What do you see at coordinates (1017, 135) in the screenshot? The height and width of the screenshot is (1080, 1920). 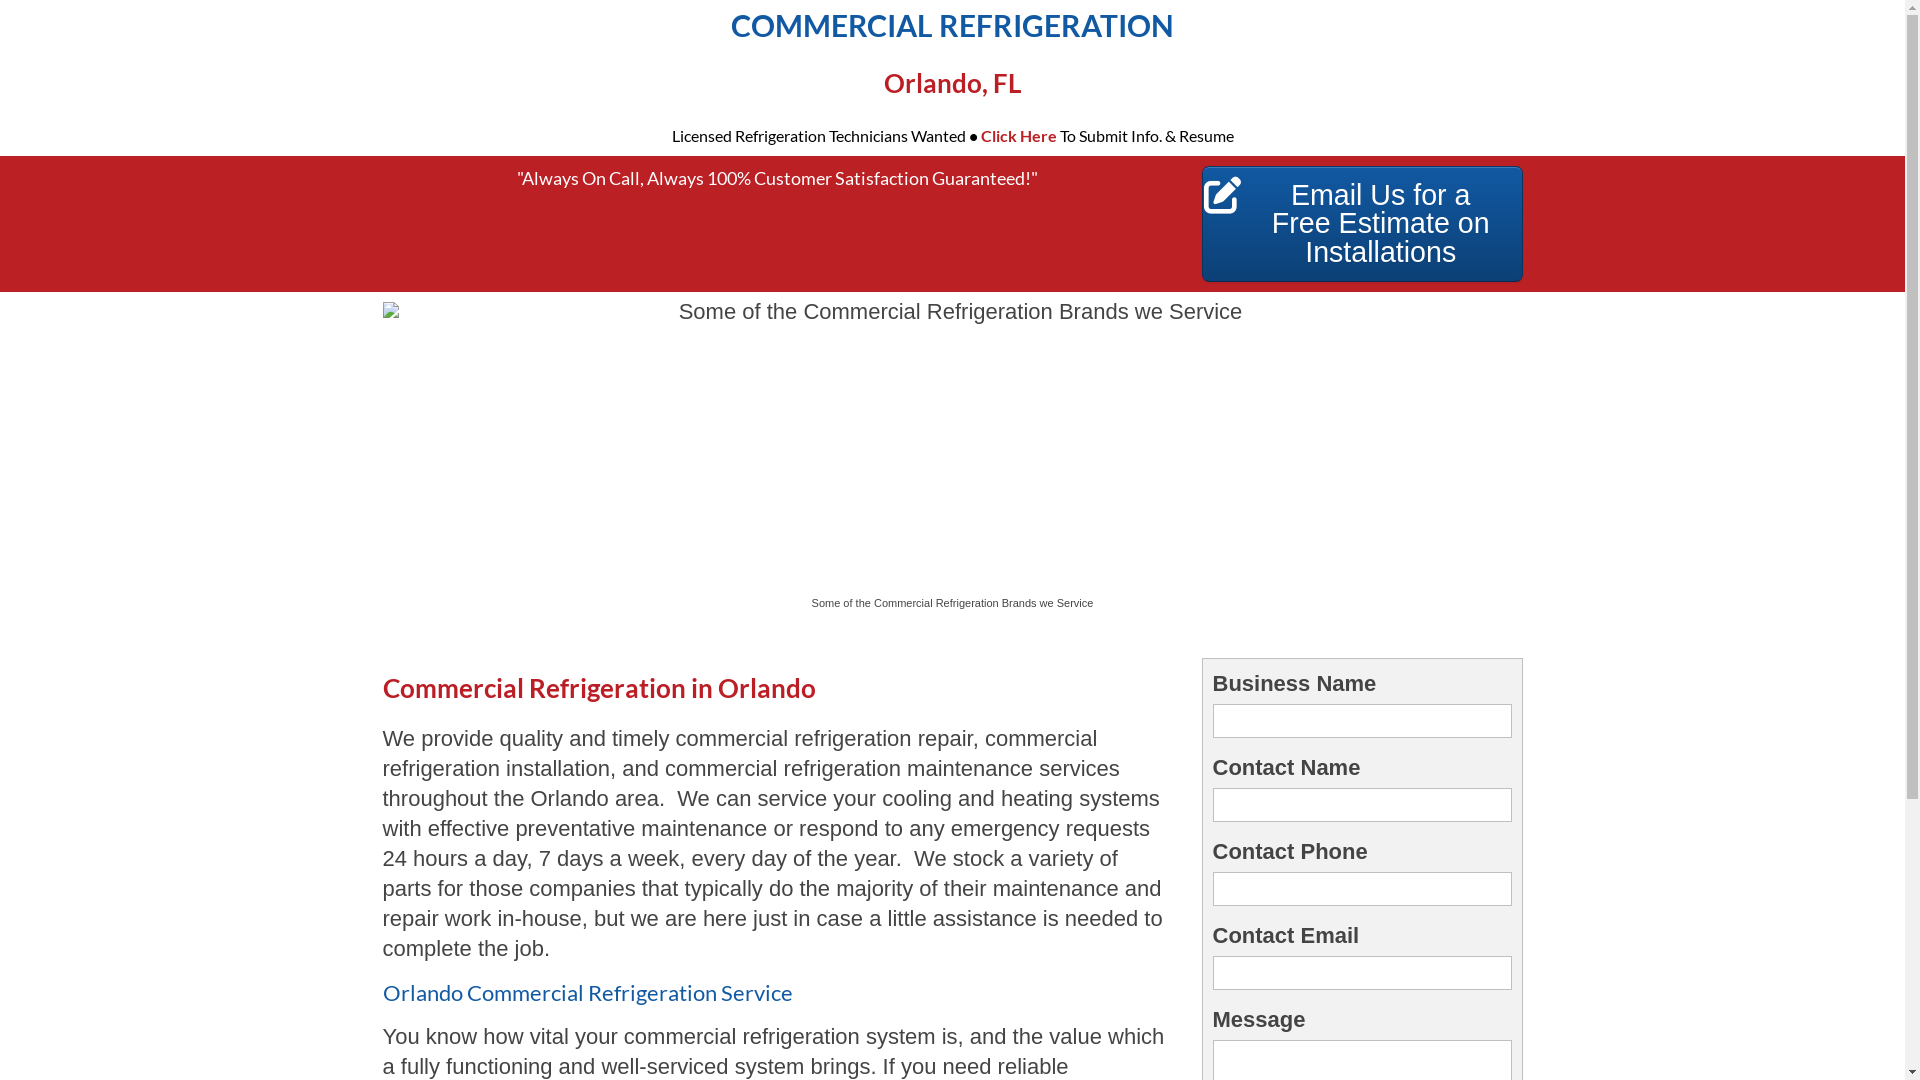 I see `'Click Here'` at bounding box center [1017, 135].